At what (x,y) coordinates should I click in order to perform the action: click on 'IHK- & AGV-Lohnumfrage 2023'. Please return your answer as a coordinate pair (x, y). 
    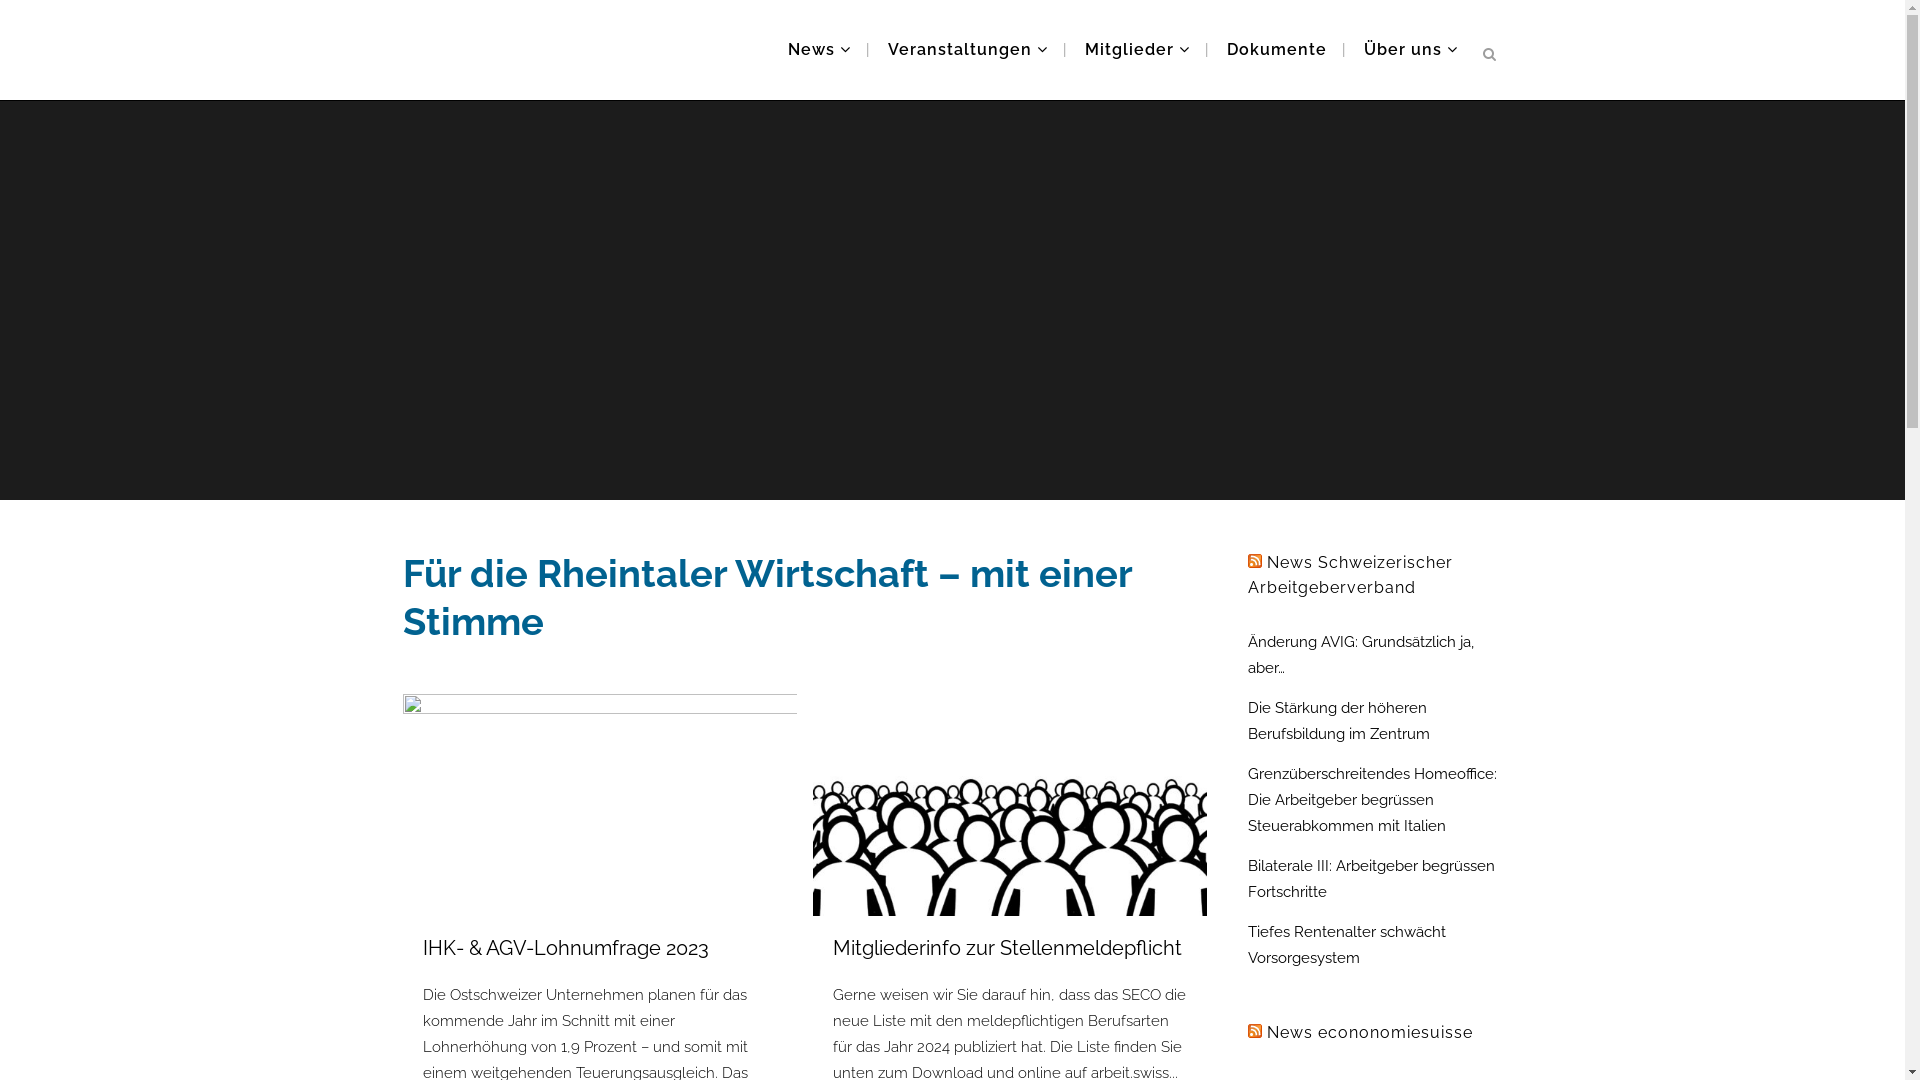
    Looking at the image, I should click on (564, 947).